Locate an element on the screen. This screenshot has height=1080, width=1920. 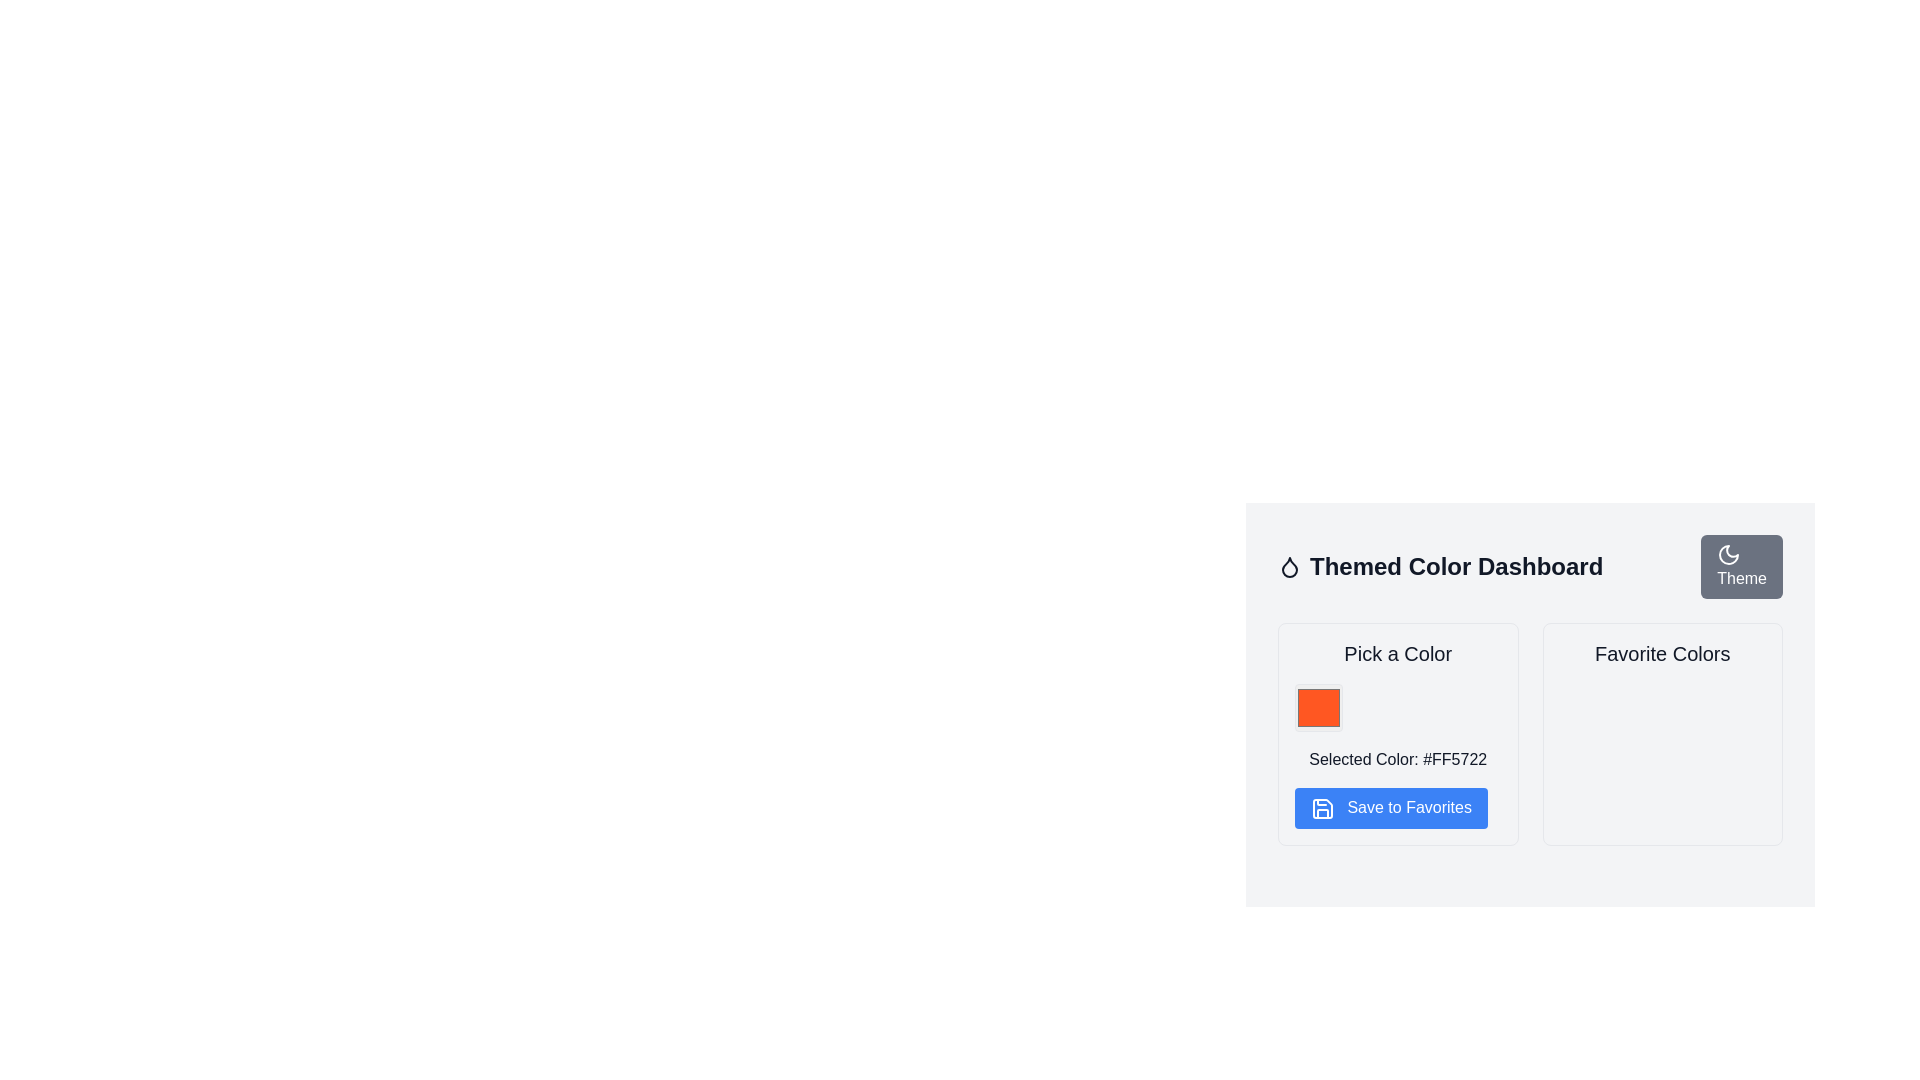
the Text Label that serves as a section heading for the color selection feature, which is positioned above the color selection box and the 'Save to Favorites' button is located at coordinates (1397, 654).